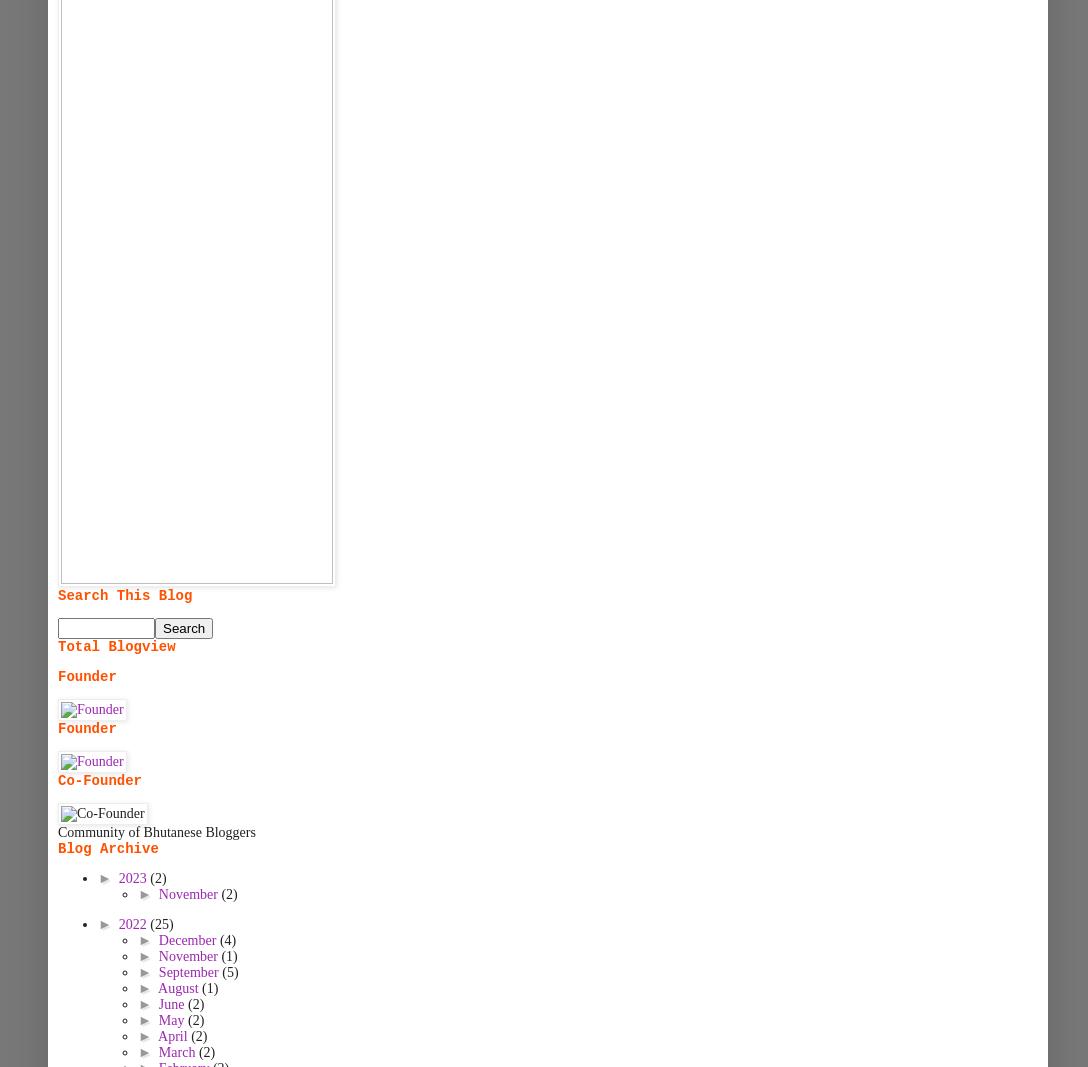 The height and width of the screenshot is (1067, 1088). I want to click on 'Total Blogview', so click(116, 647).